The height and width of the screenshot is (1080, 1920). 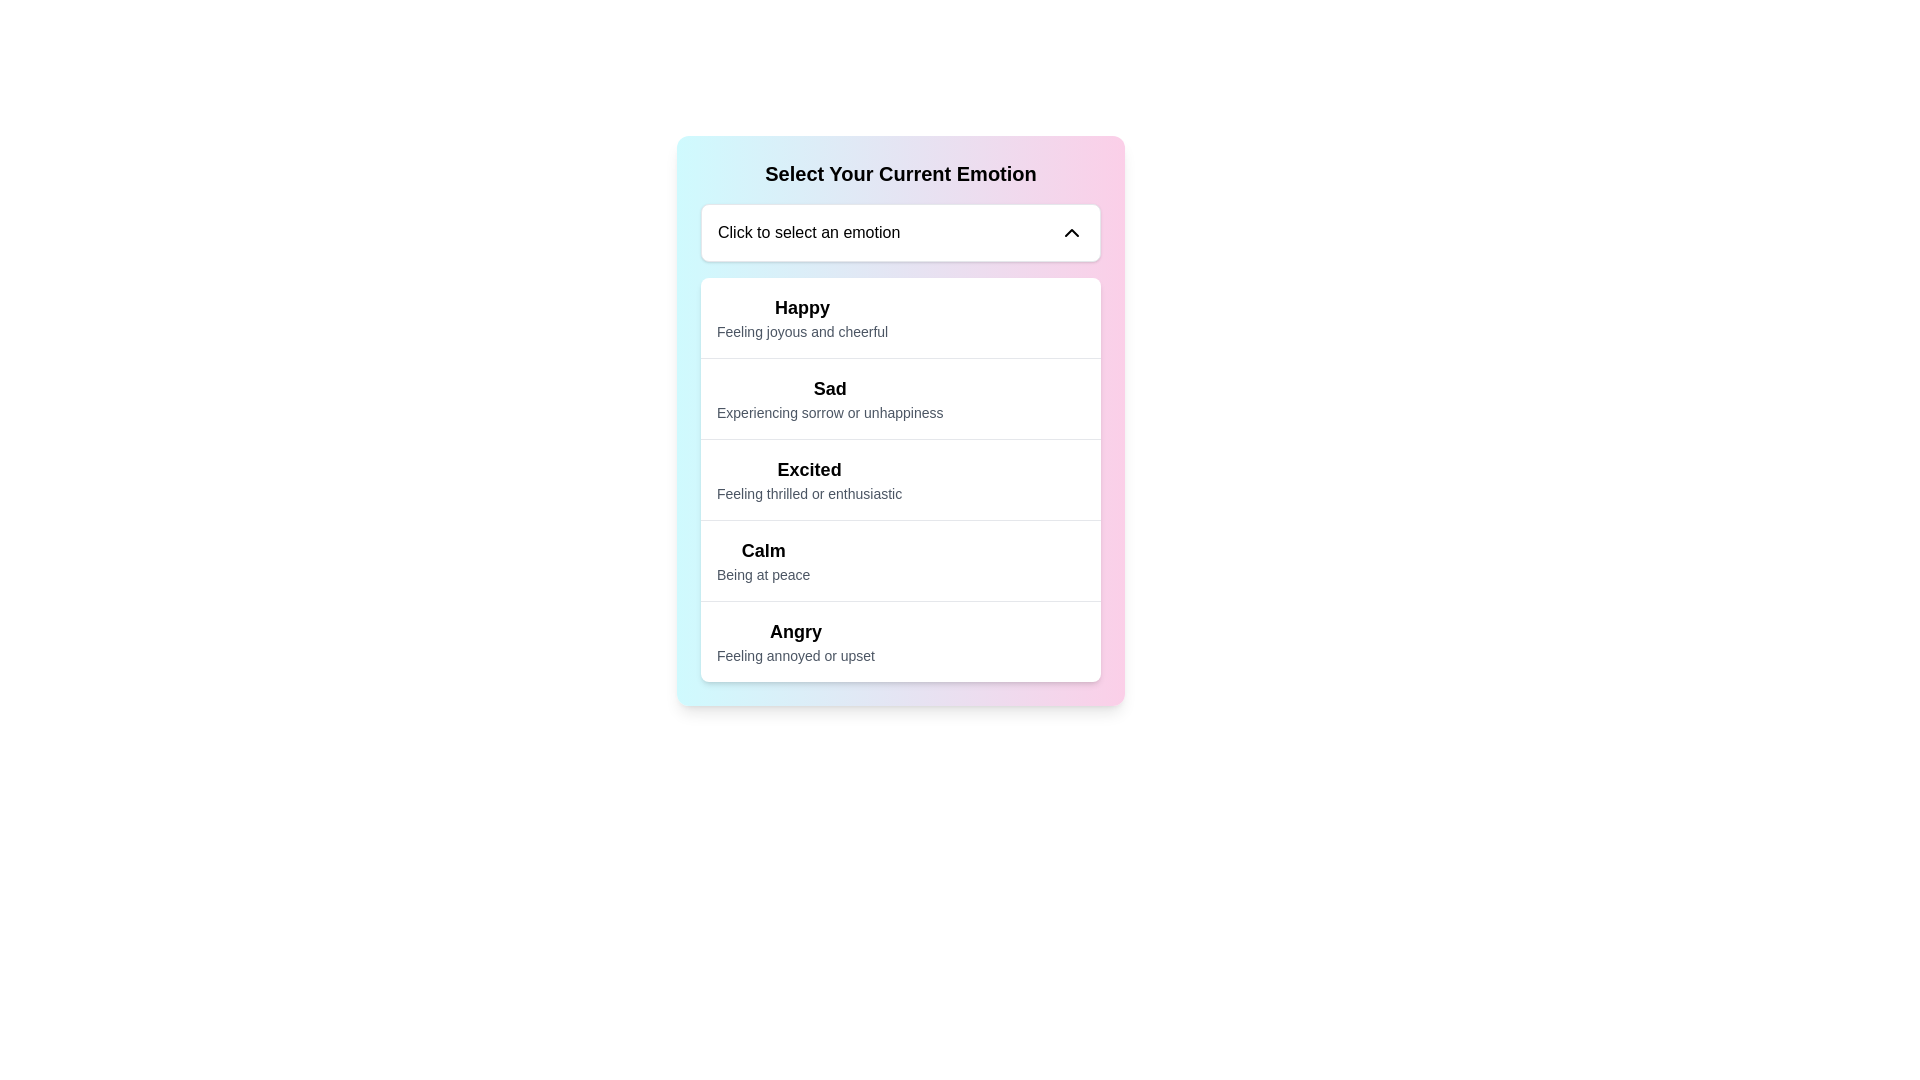 I want to click on the static text display that shows the phrase 'Feeling joyous and cheerful', which is styled with a gray font and located beneath the bold heading 'Happy', so click(x=802, y=330).